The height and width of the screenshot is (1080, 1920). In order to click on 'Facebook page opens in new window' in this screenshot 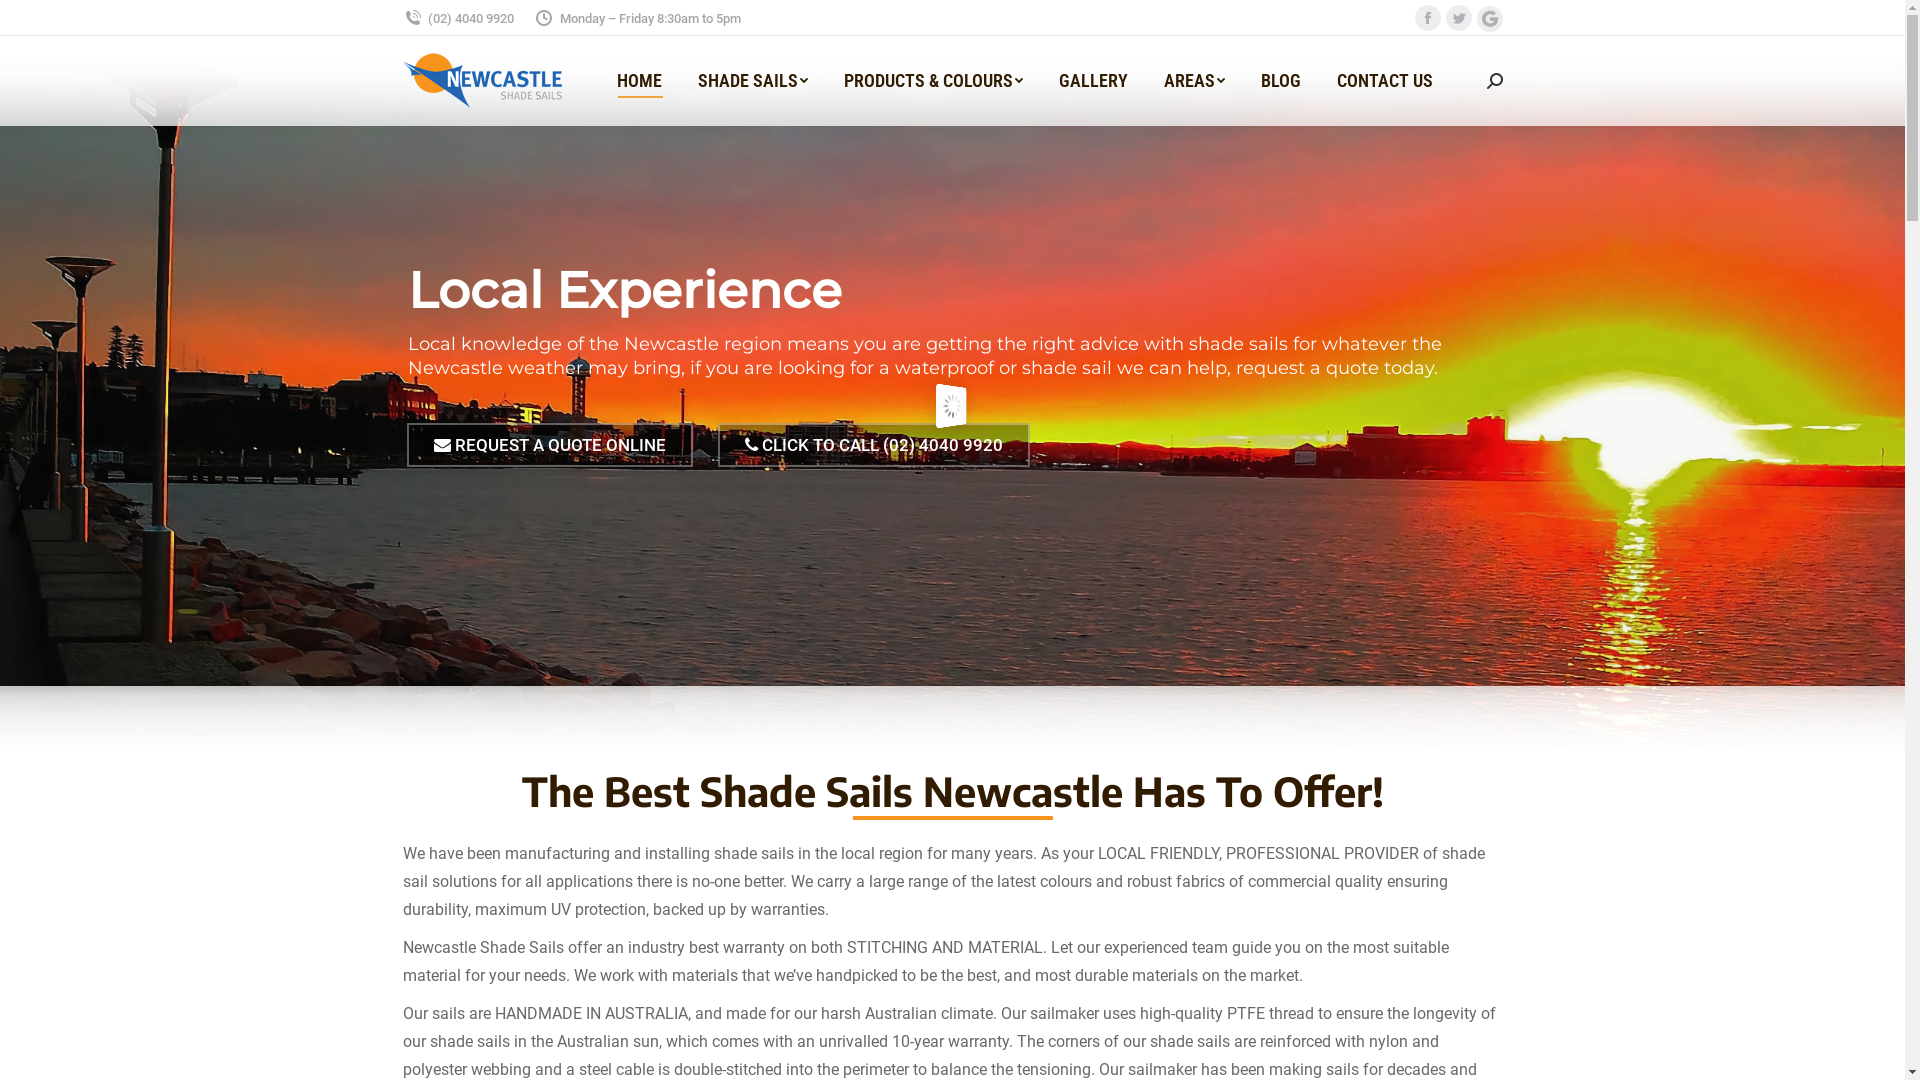, I will do `click(1425, 16)`.